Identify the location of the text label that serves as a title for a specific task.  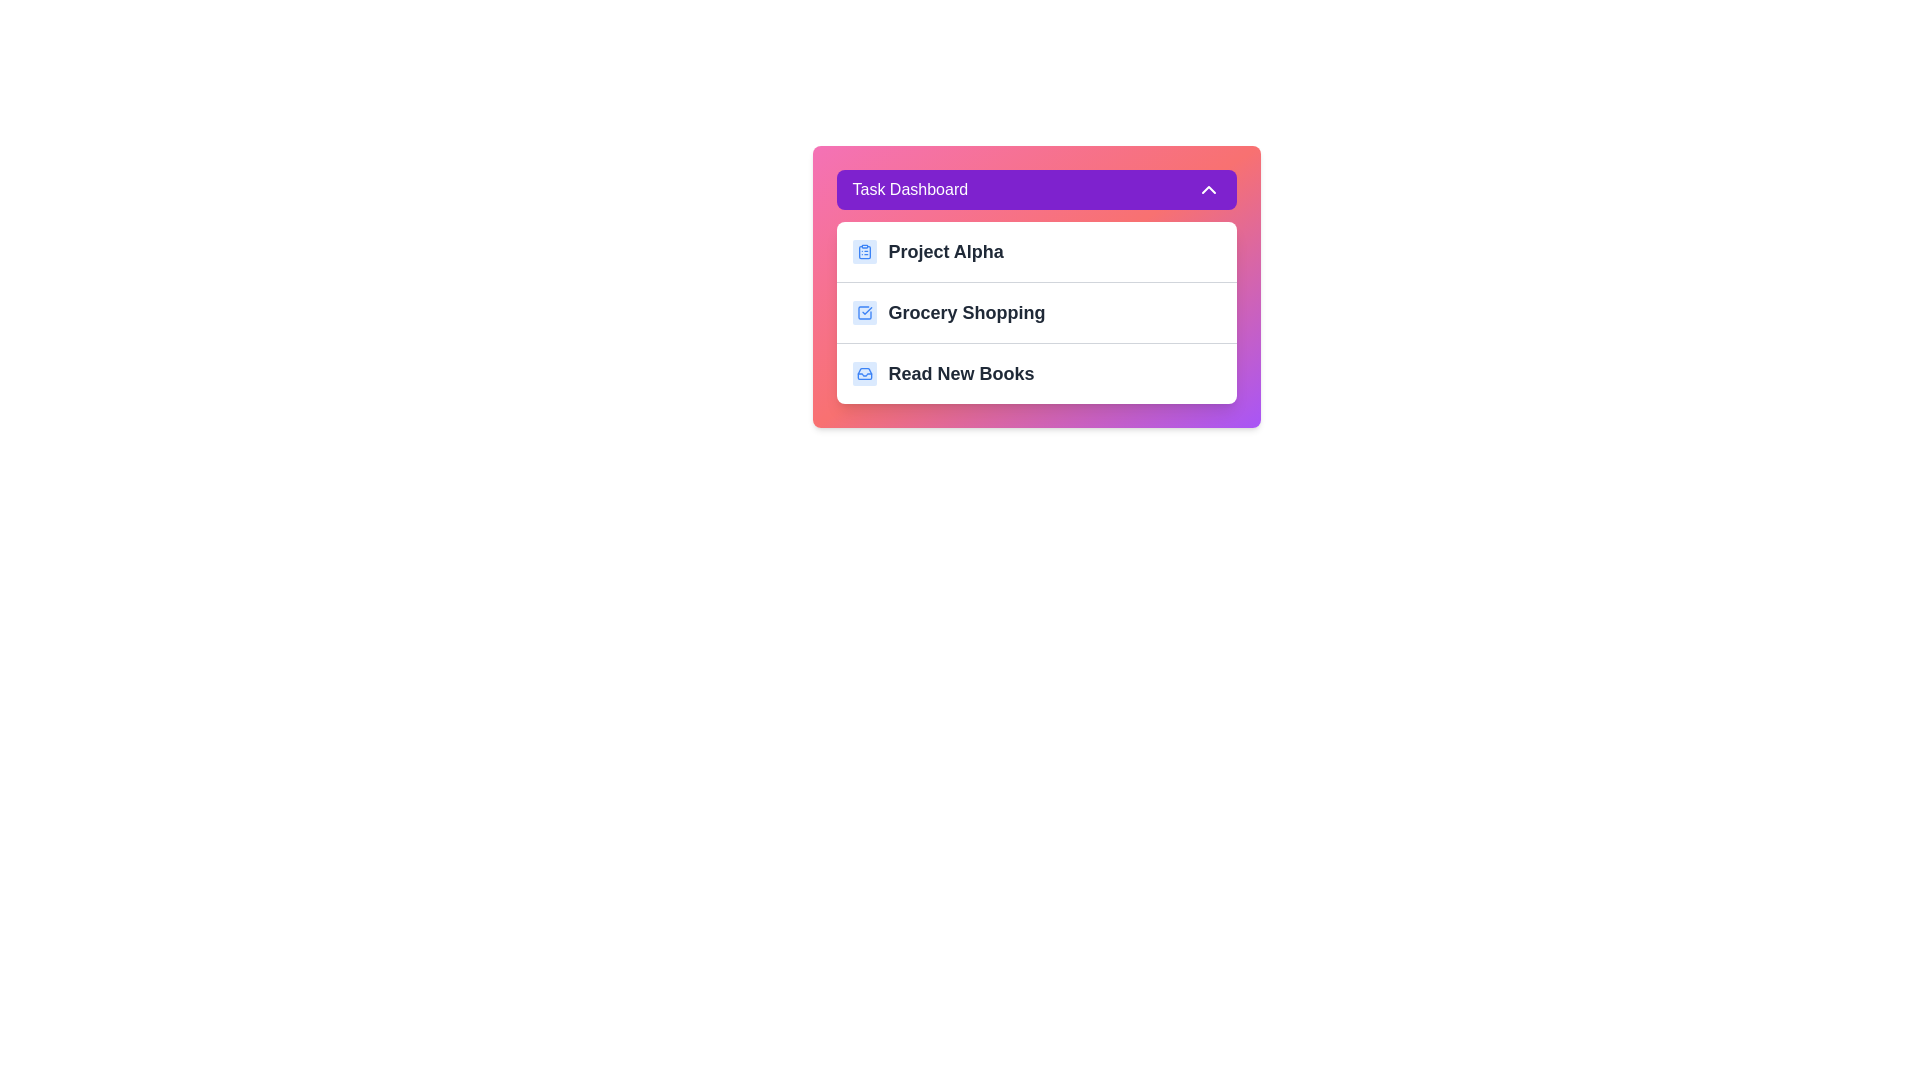
(945, 250).